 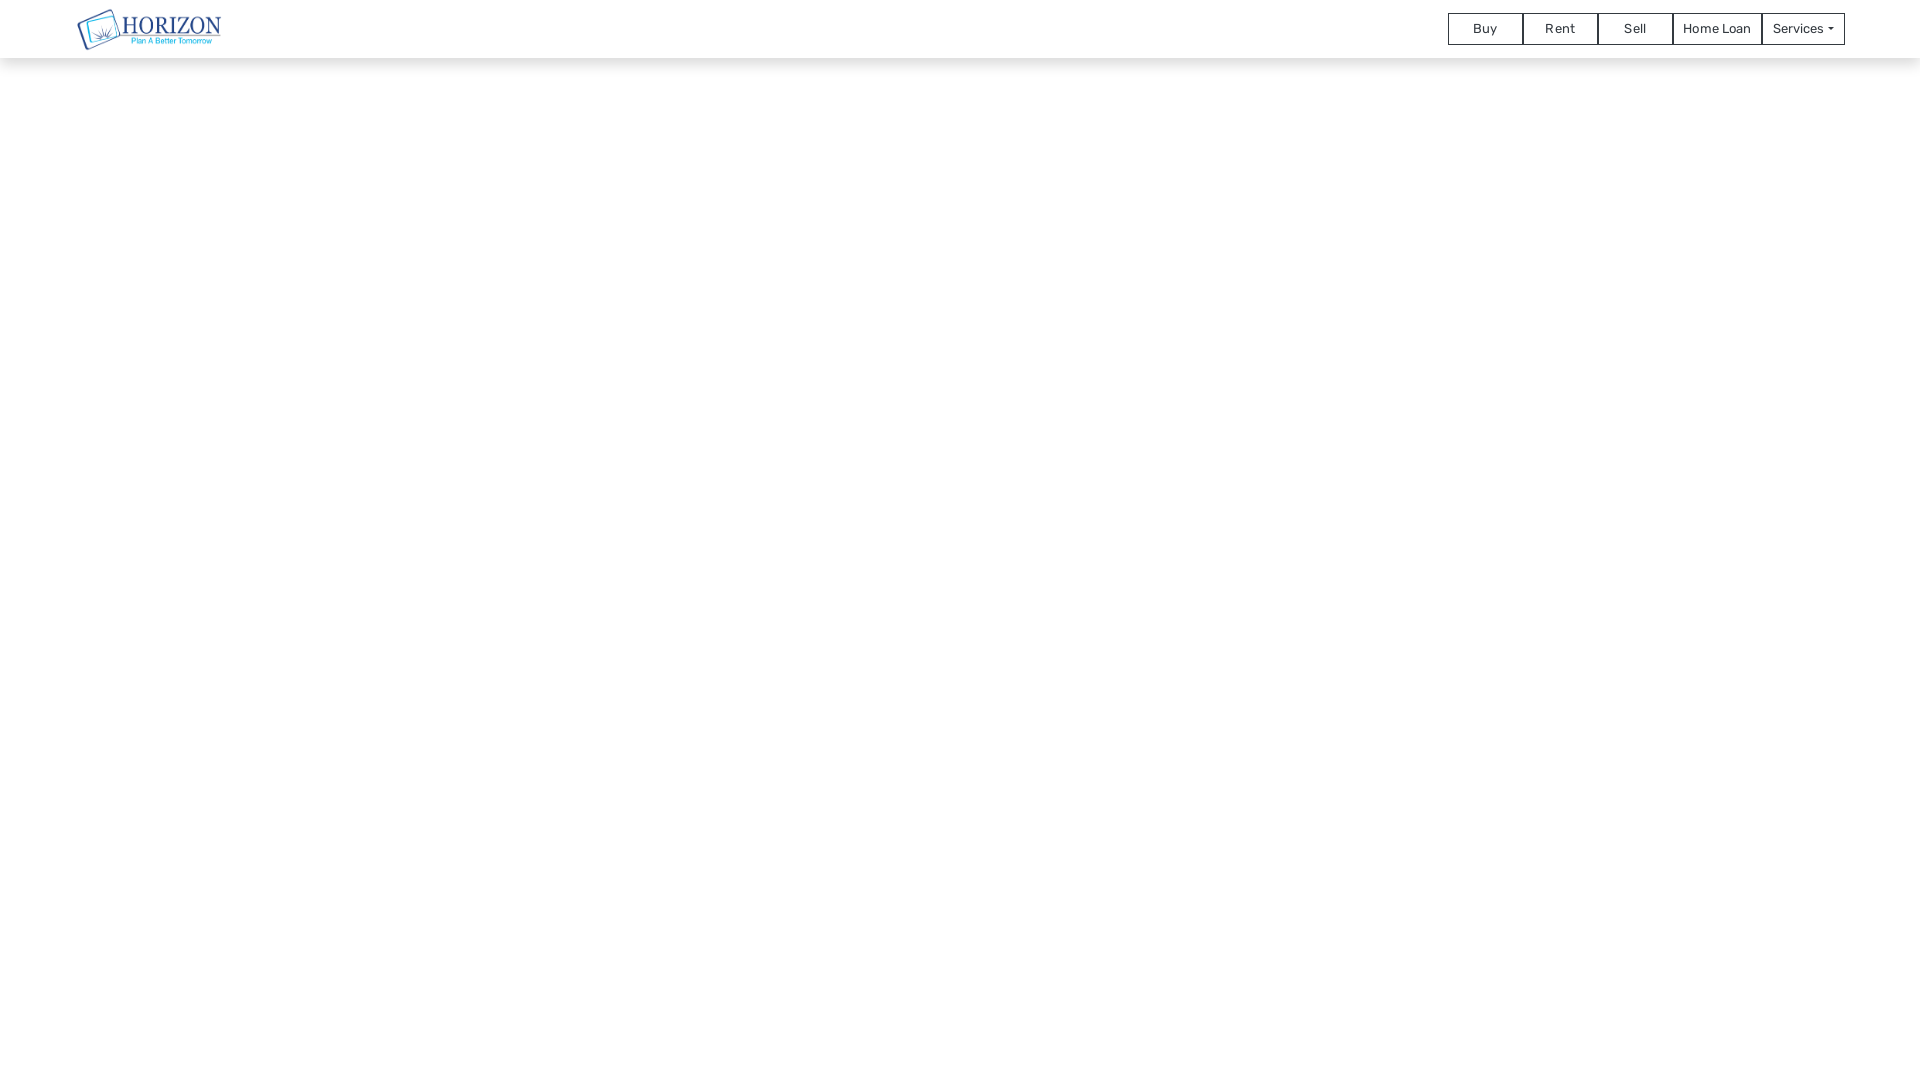 What do you see at coordinates (1521, 28) in the screenshot?
I see `'Rent'` at bounding box center [1521, 28].